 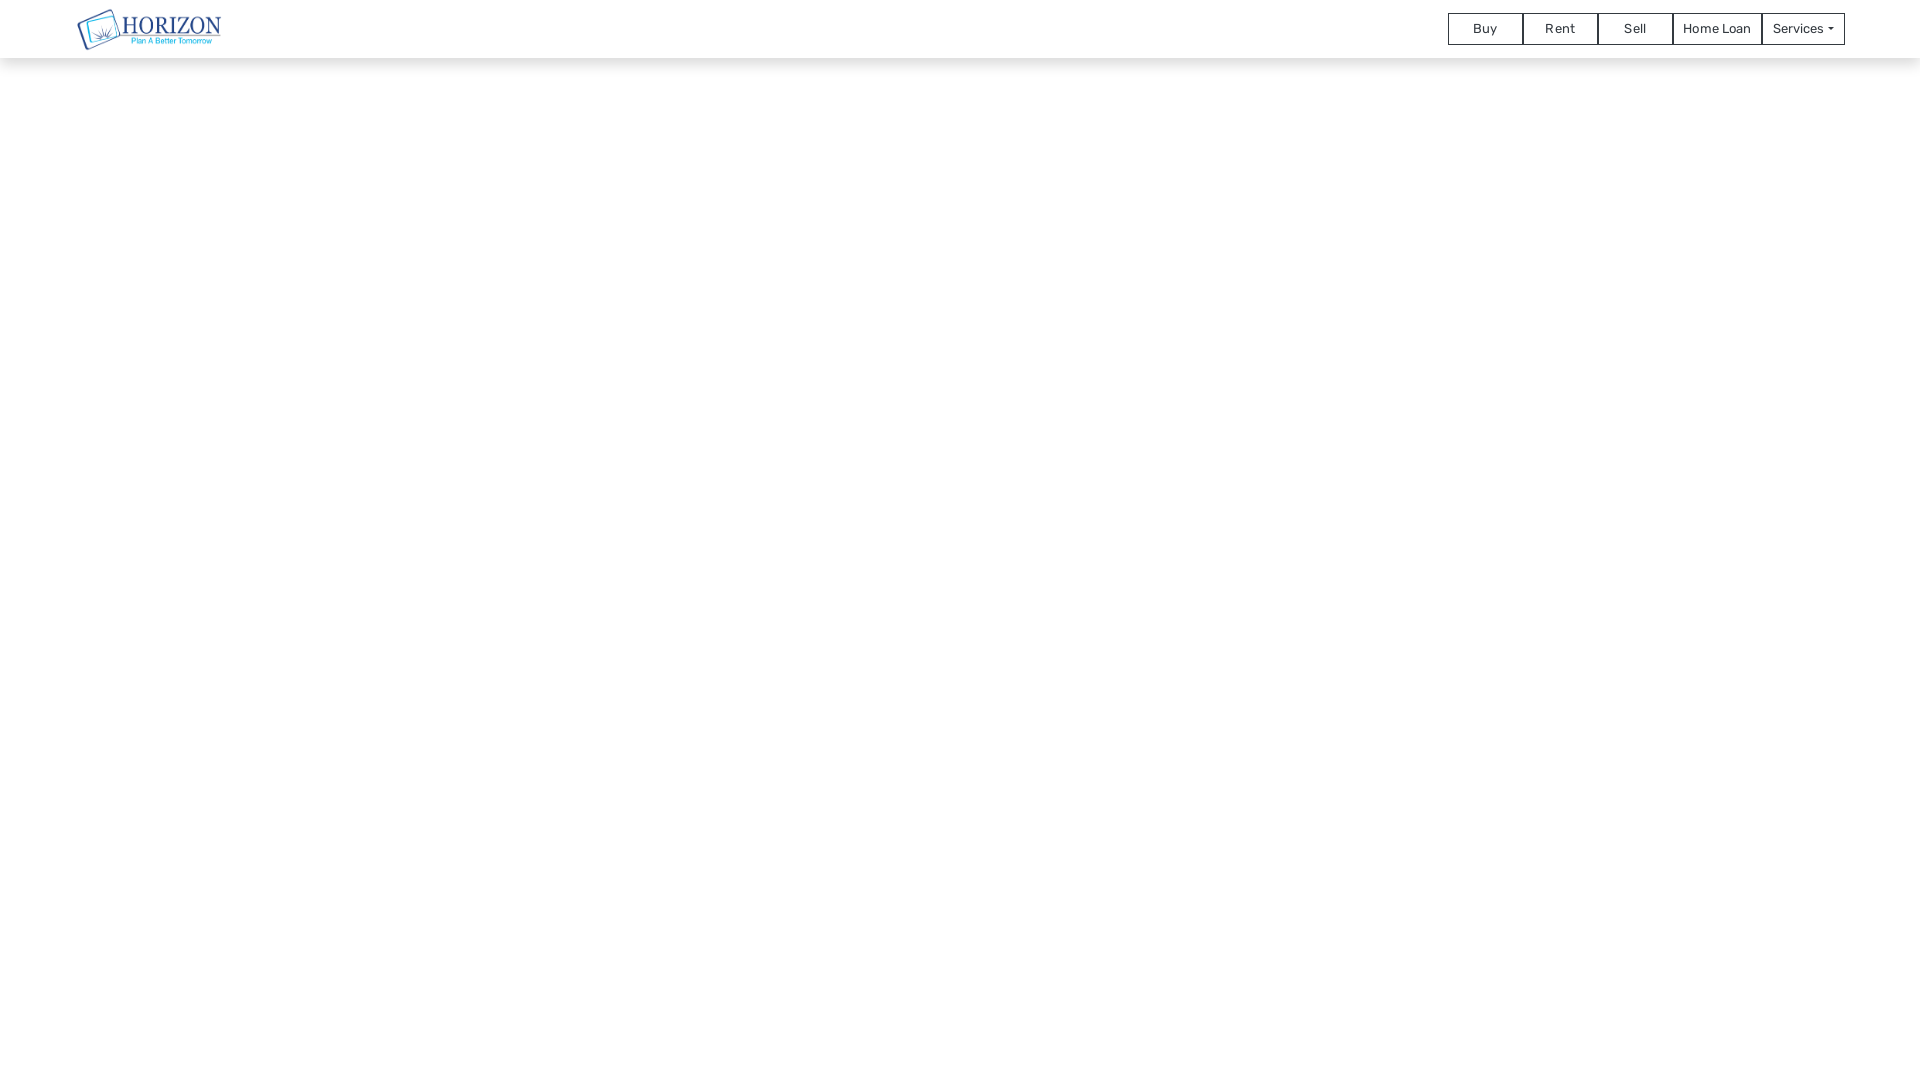 What do you see at coordinates (1521, 28) in the screenshot?
I see `'Rent'` at bounding box center [1521, 28].